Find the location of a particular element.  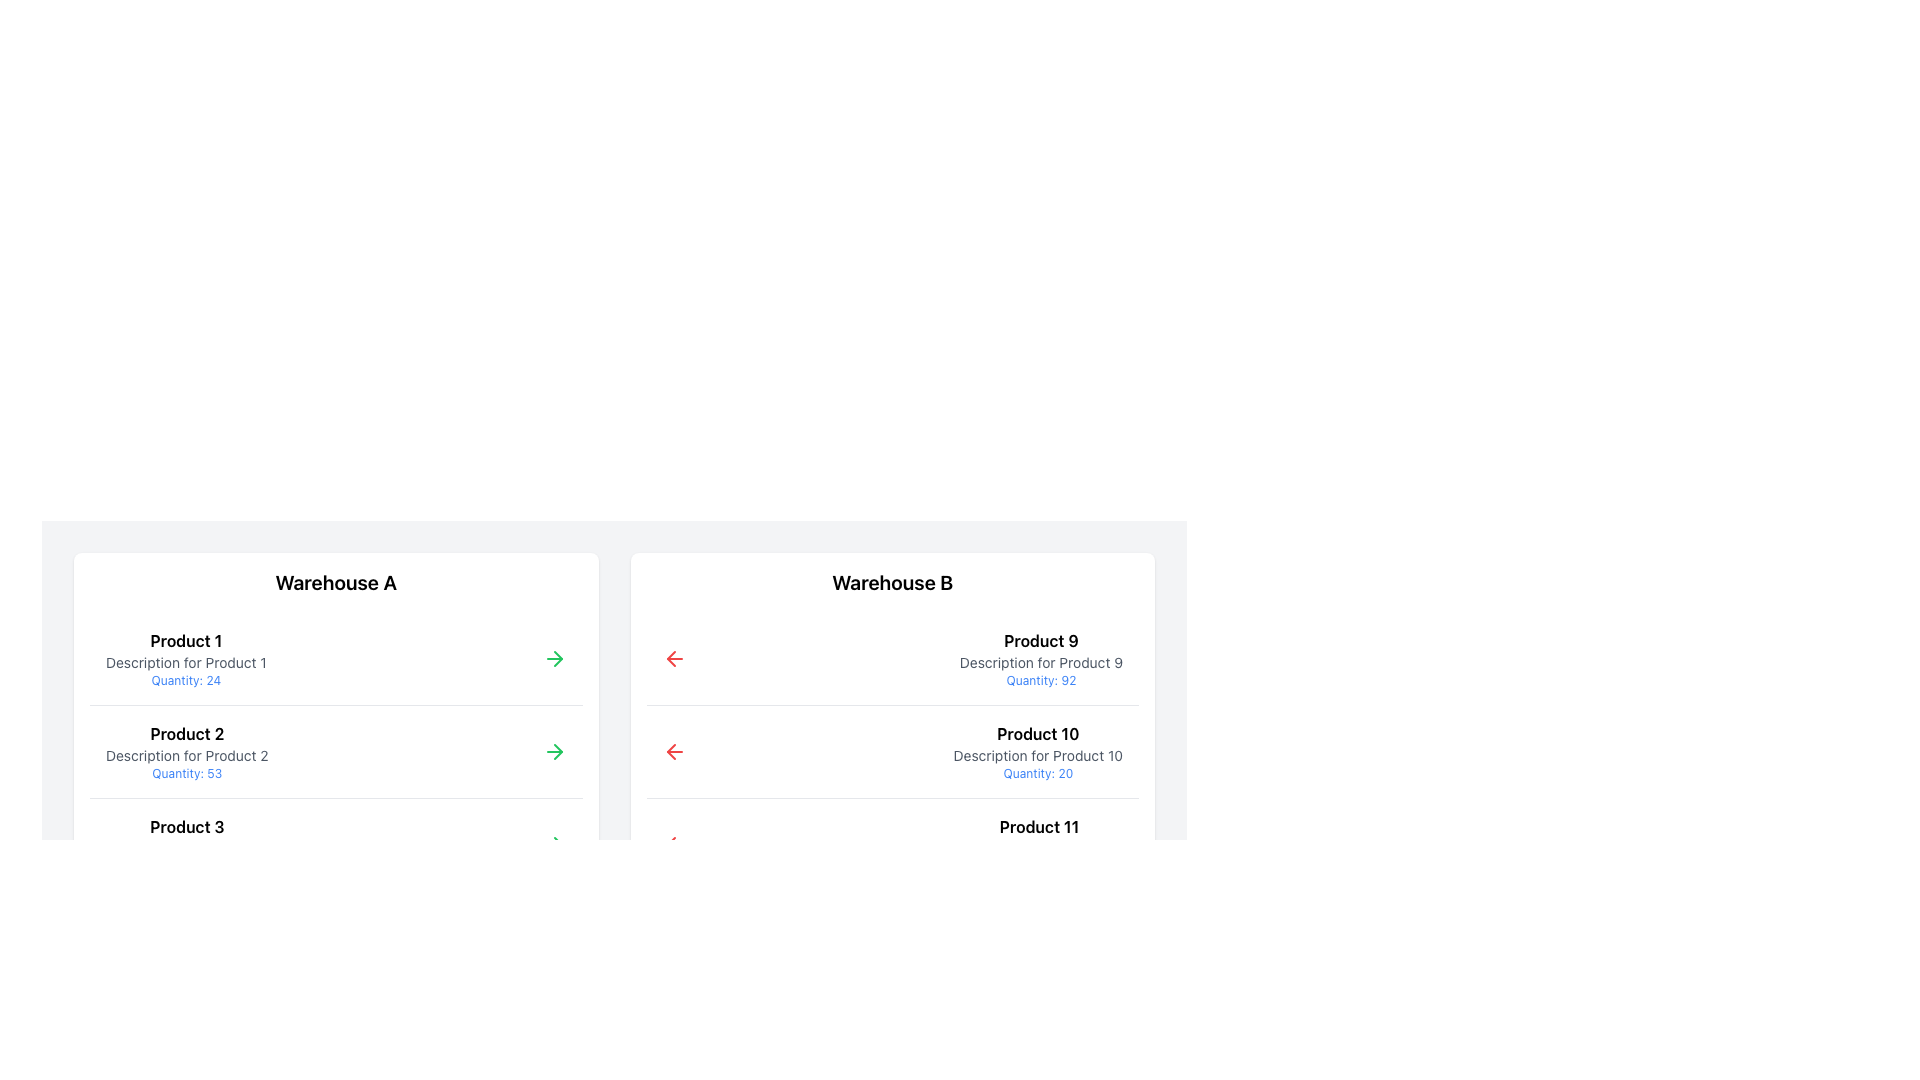

the rightmost icon button in the second row of the 'Warehouse A' section to proceed with actions related to 'Product 2' is located at coordinates (554, 752).